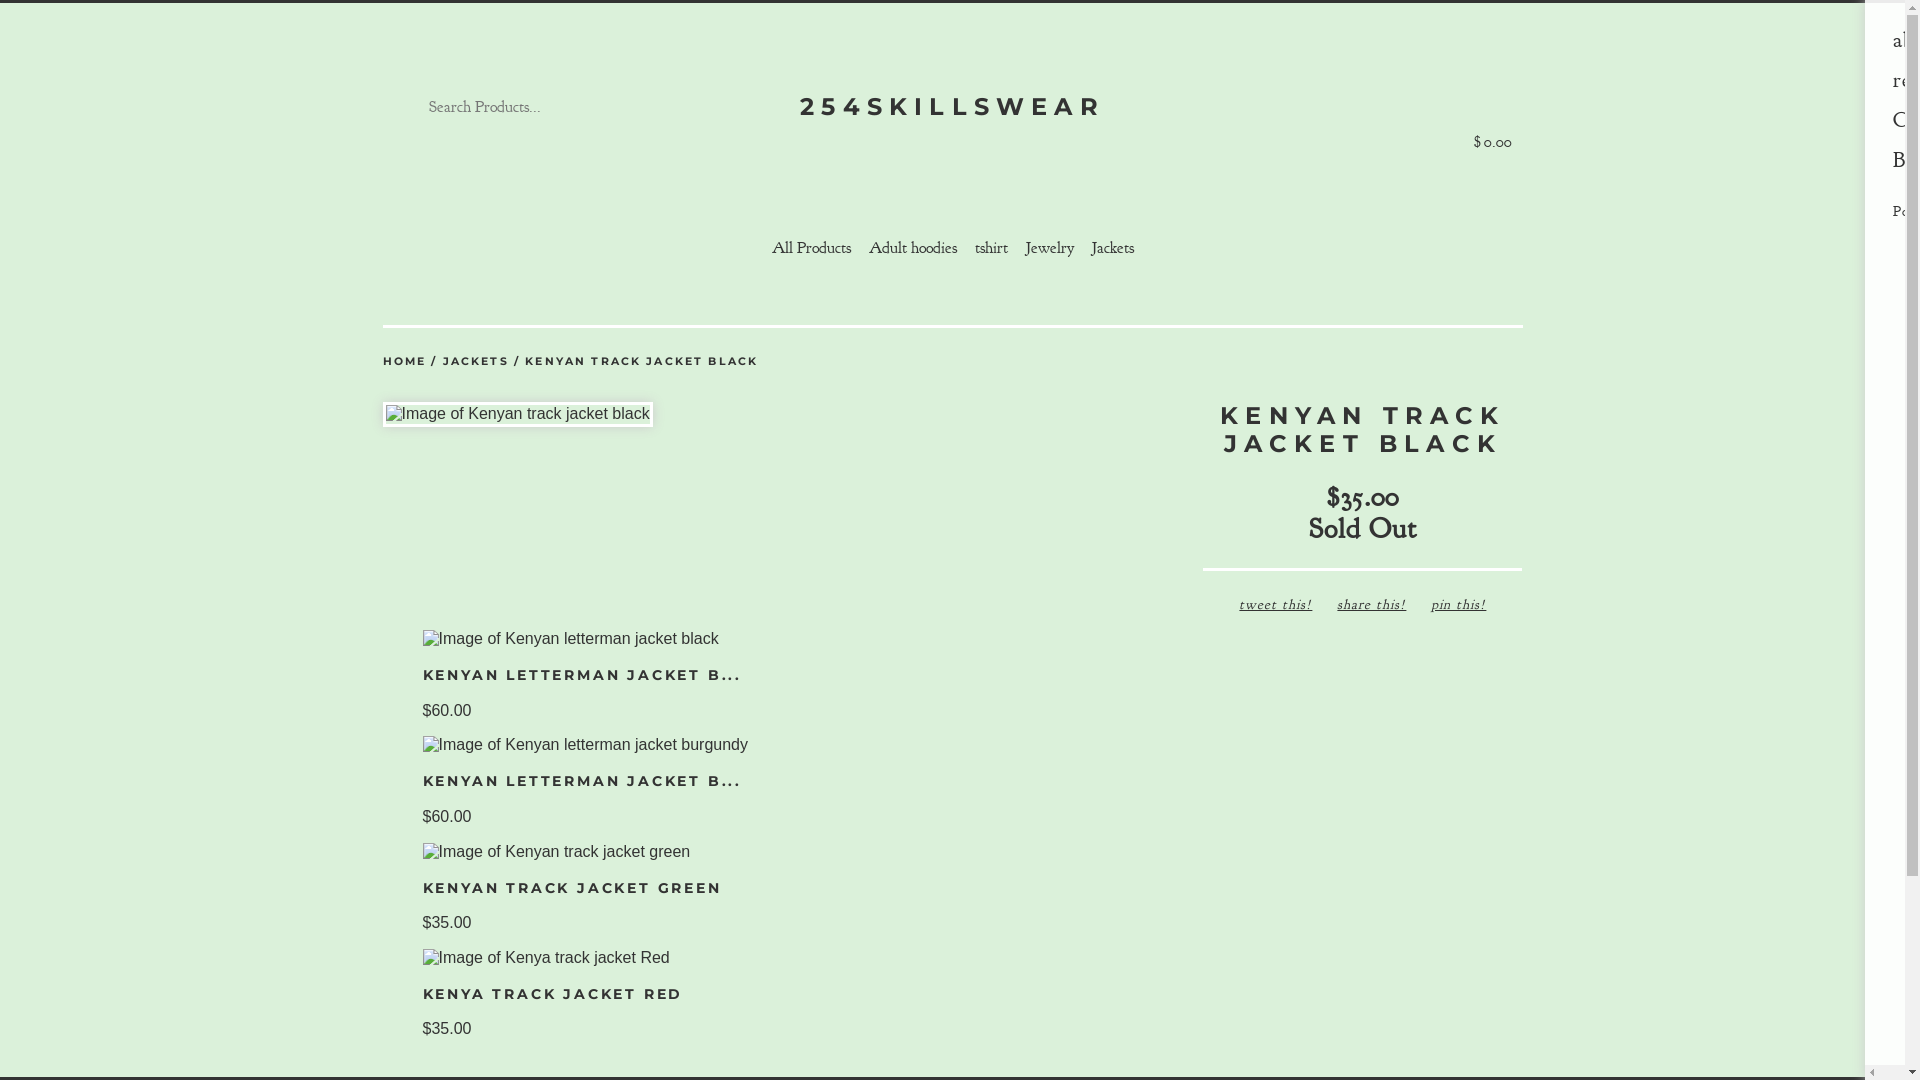  I want to click on 'KENYAN TRACK JACKET BLACK', so click(641, 361).